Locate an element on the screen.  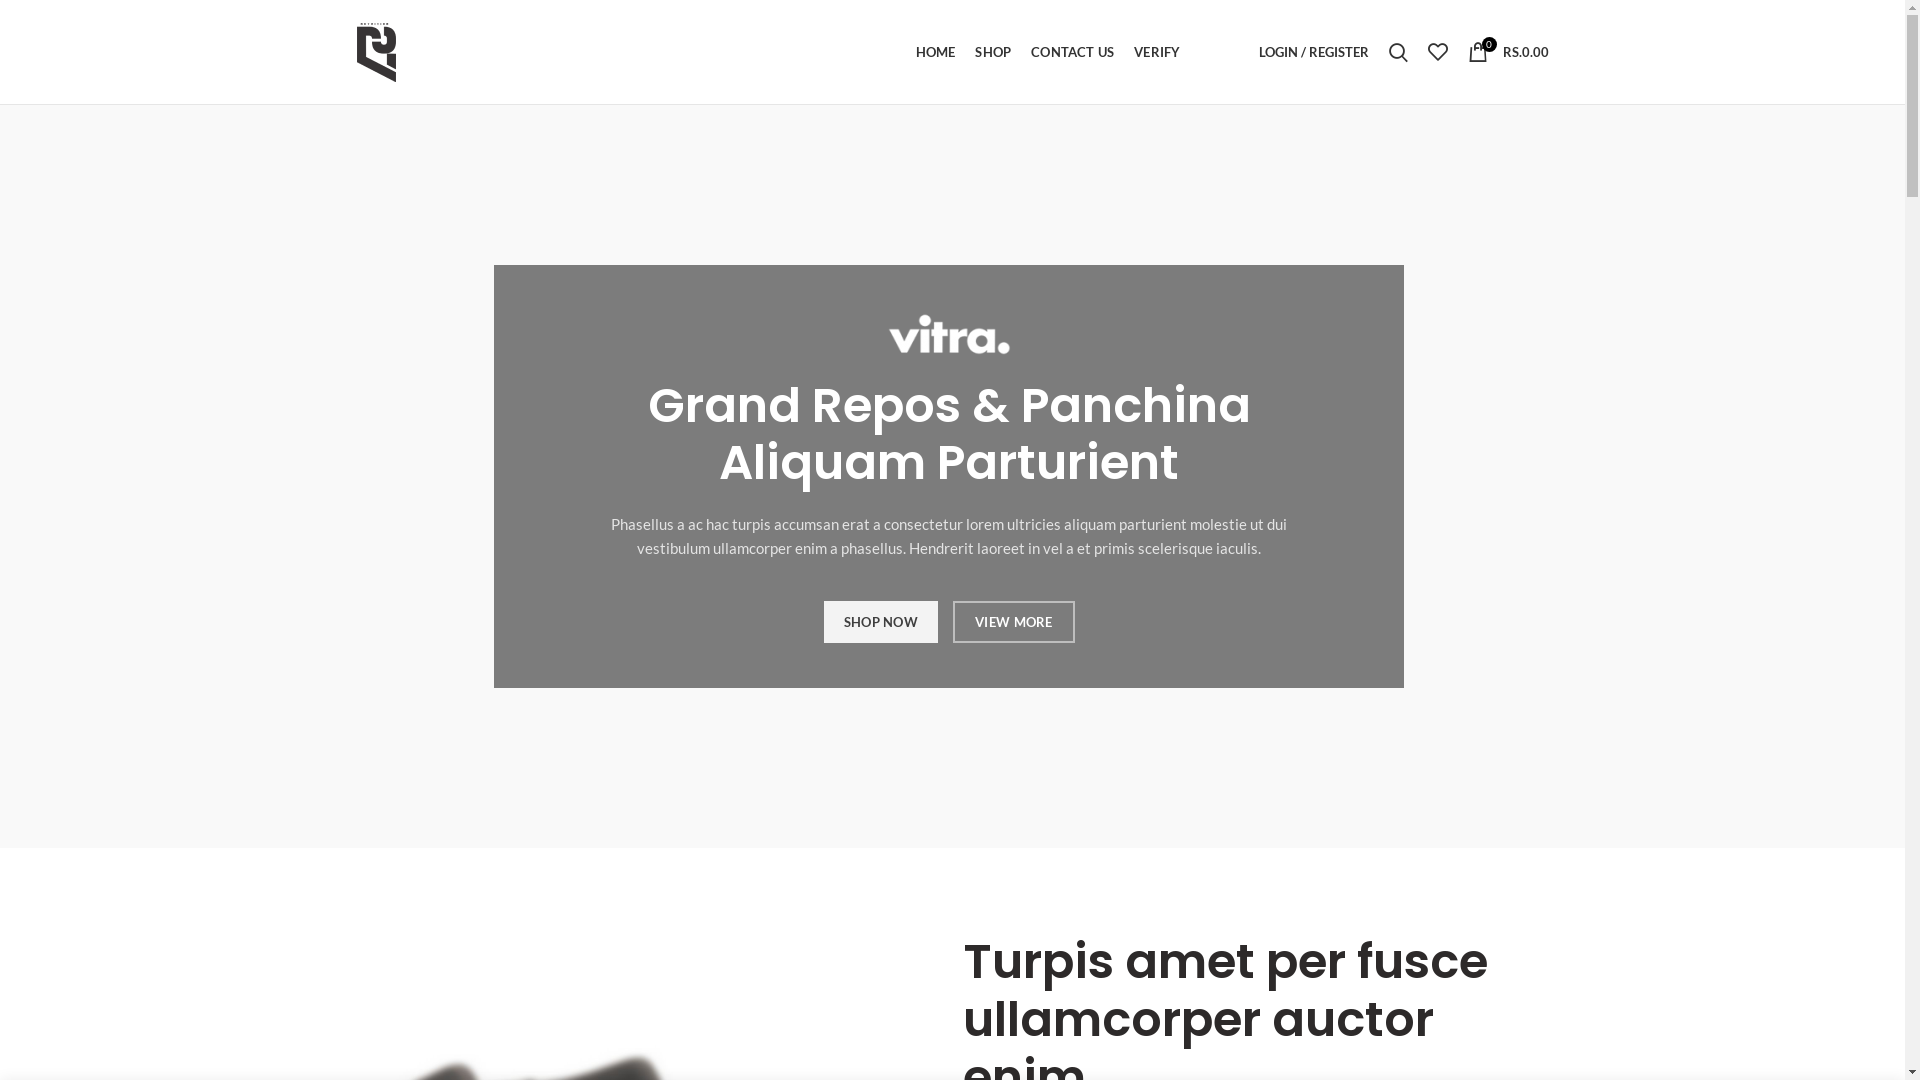
'HOME' is located at coordinates (935, 50).